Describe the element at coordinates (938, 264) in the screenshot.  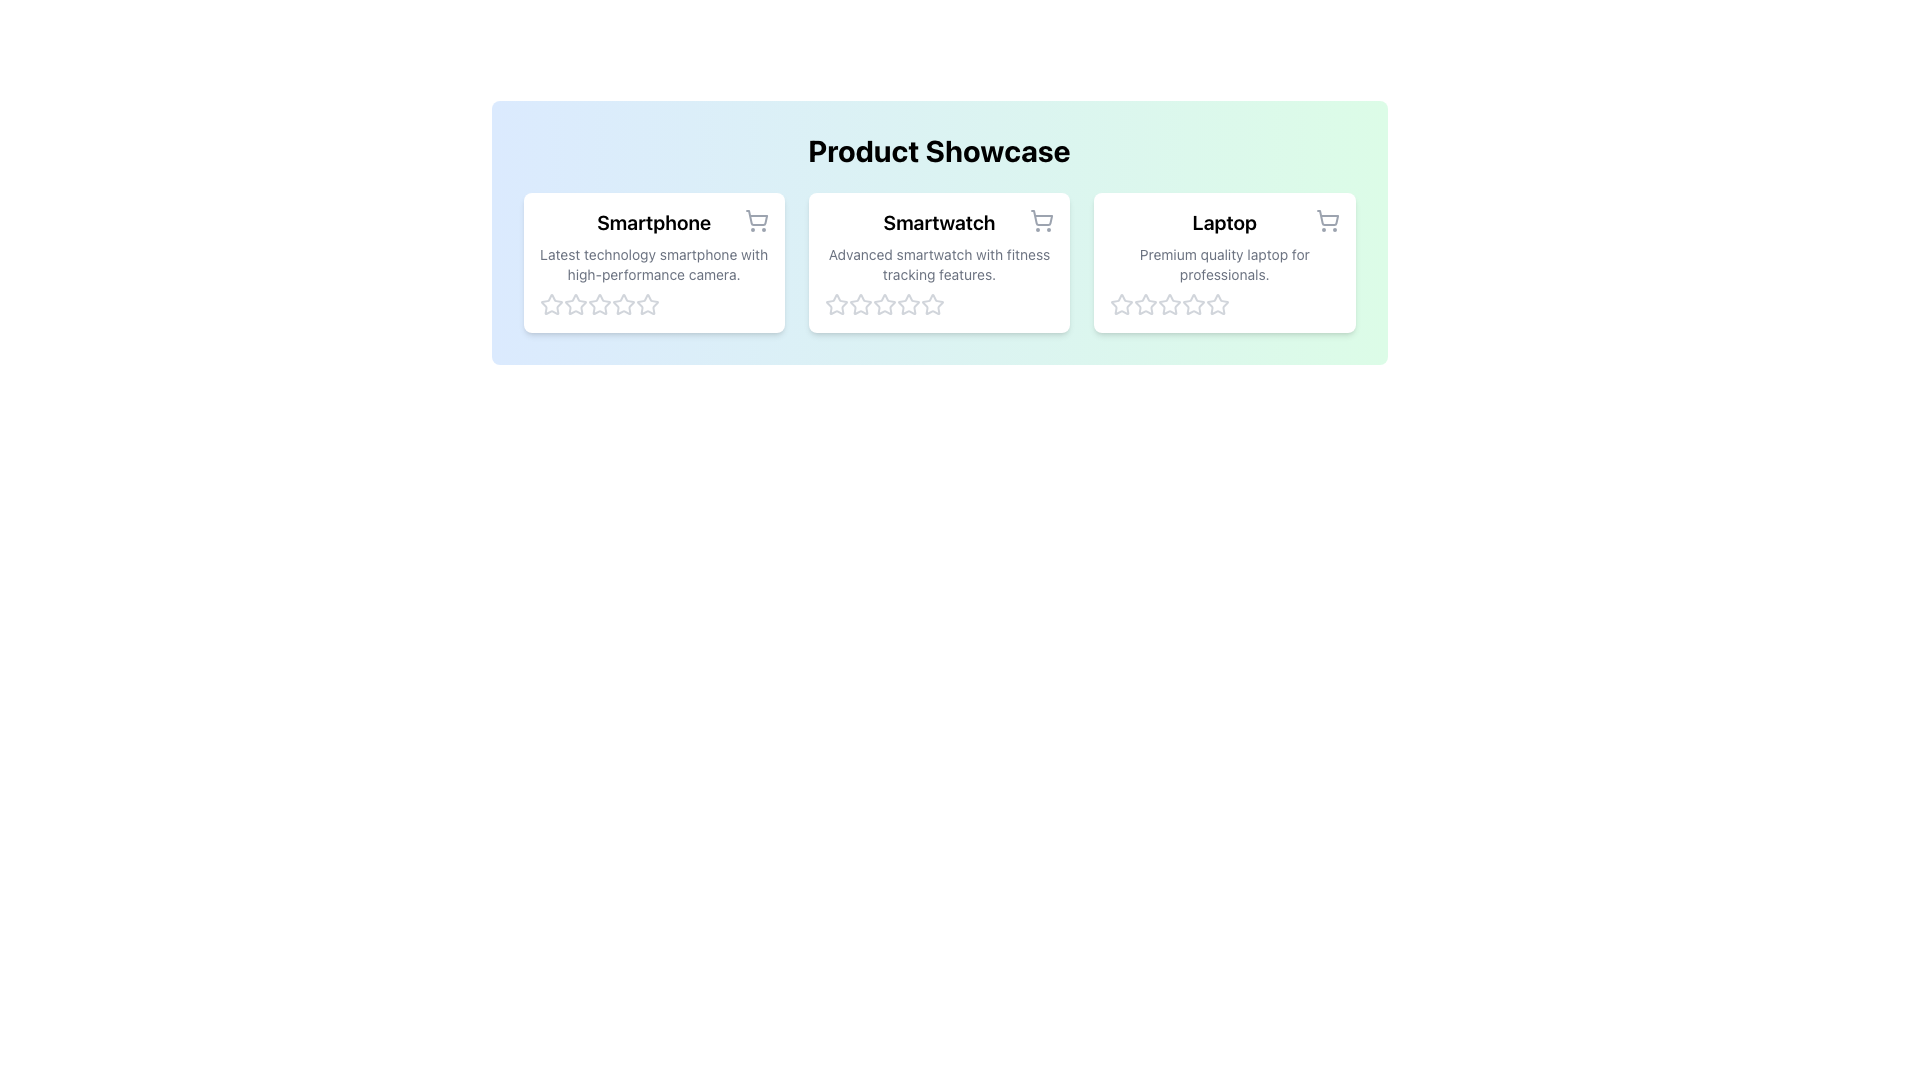
I see `text line reading 'Advanced smartwatch with fitness tracking features.' which is located below the title 'Smartwatch' in the middle card of three side-by-side cards` at that location.